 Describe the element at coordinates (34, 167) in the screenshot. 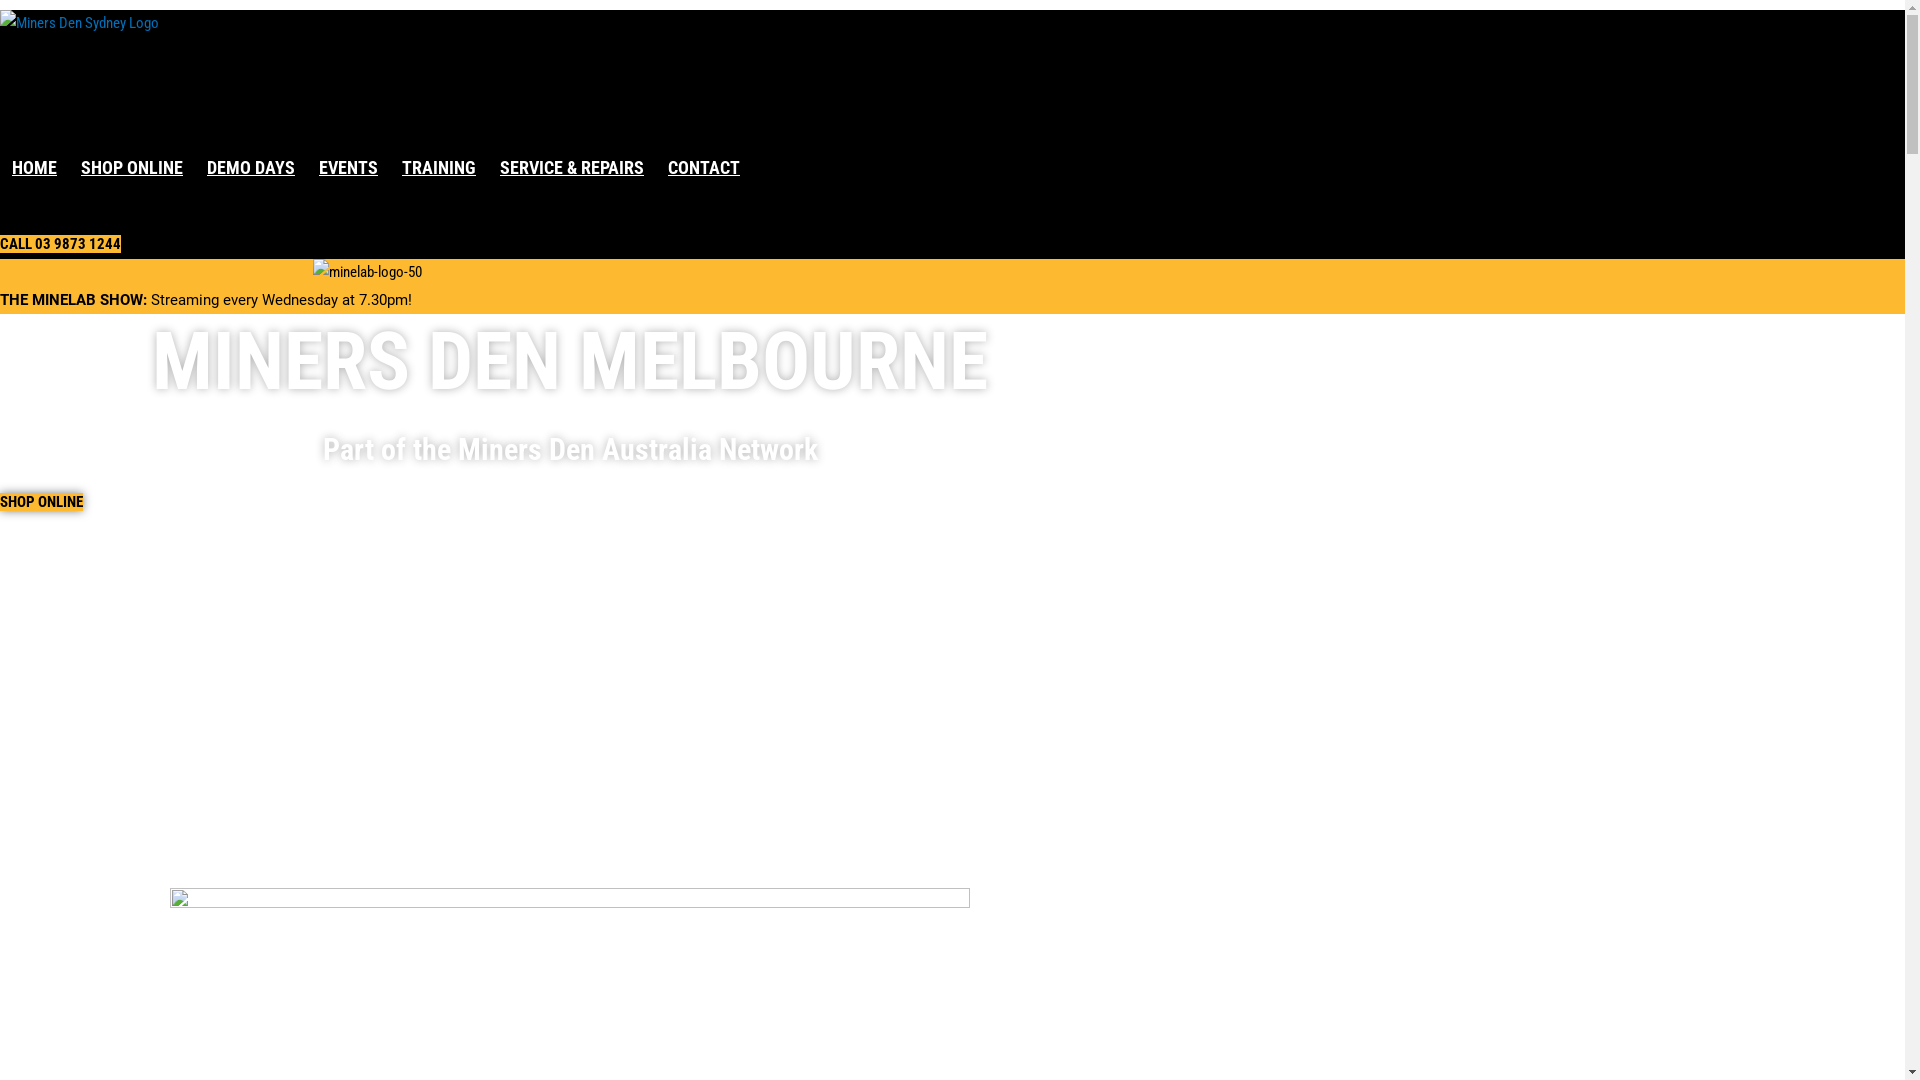

I see `'HOME'` at that location.